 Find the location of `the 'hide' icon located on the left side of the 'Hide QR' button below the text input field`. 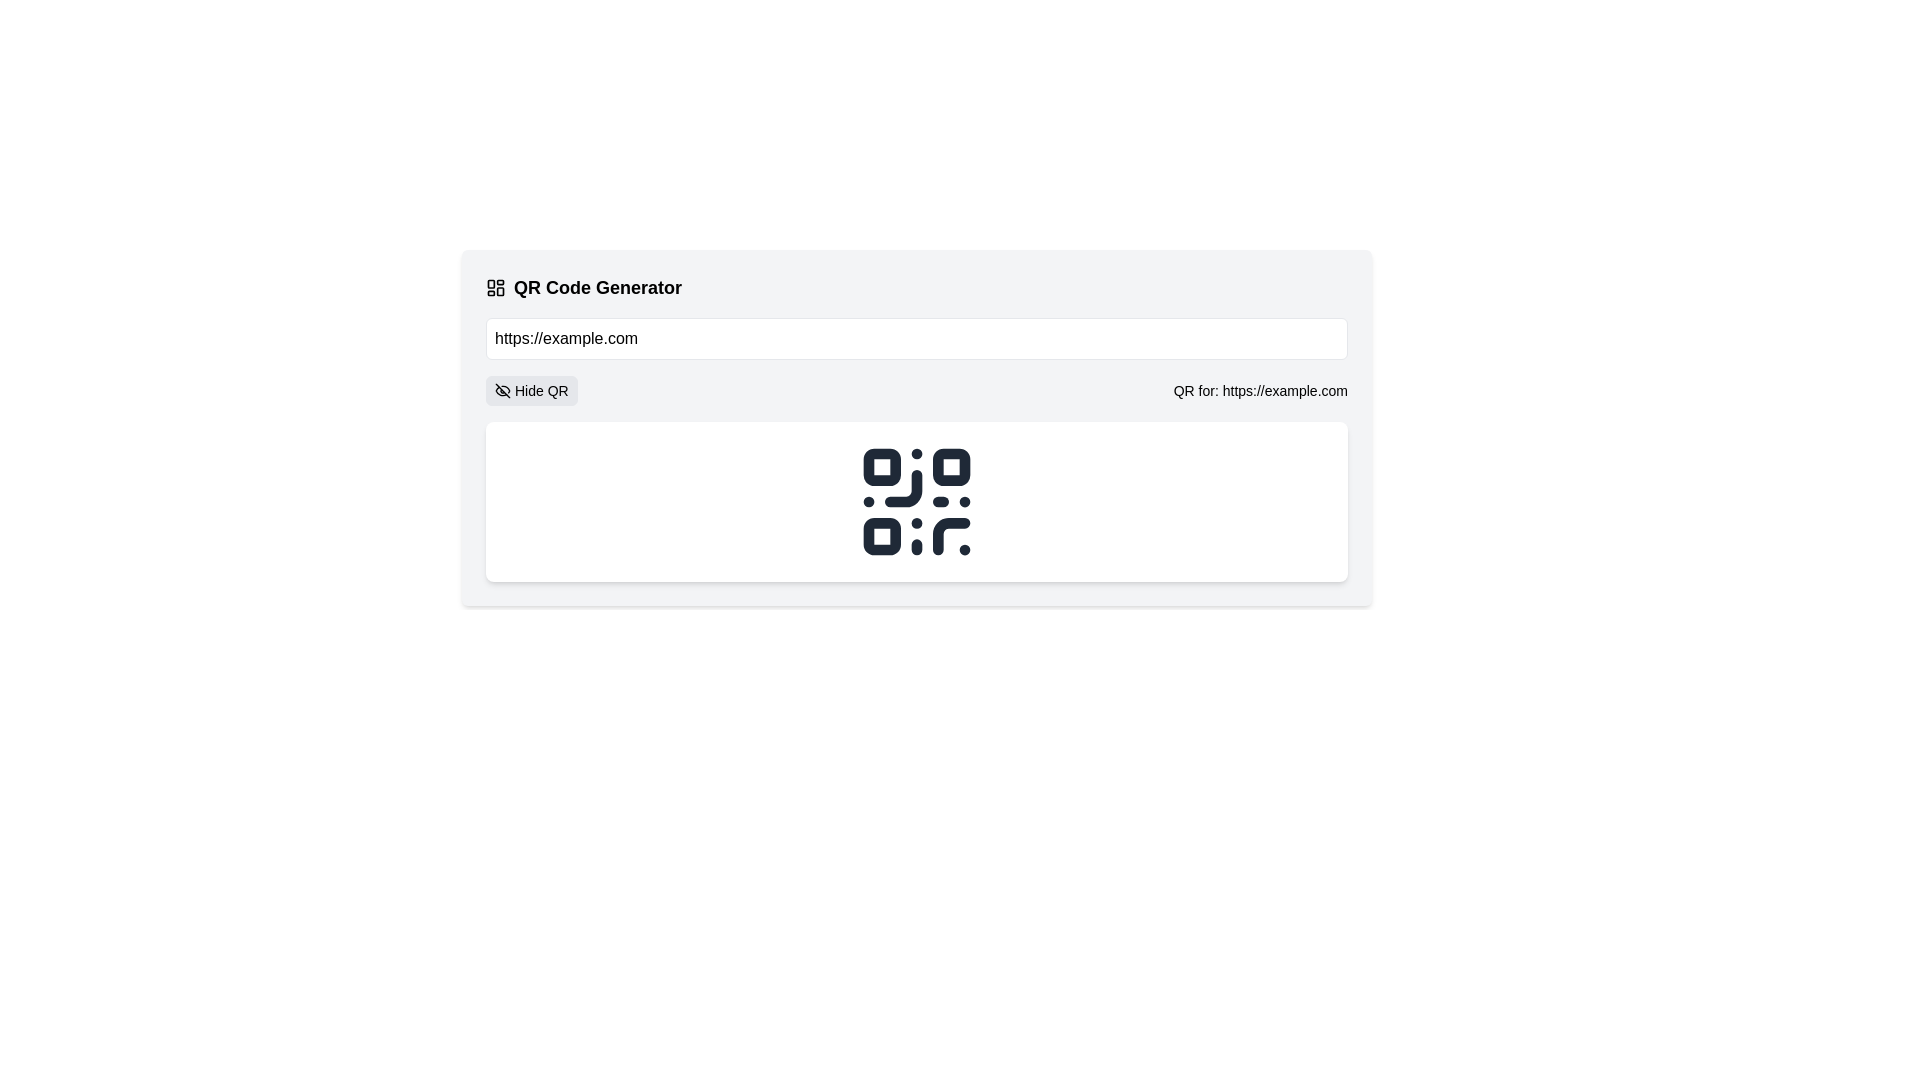

the 'hide' icon located on the left side of the 'Hide QR' button below the text input field is located at coordinates (503, 390).